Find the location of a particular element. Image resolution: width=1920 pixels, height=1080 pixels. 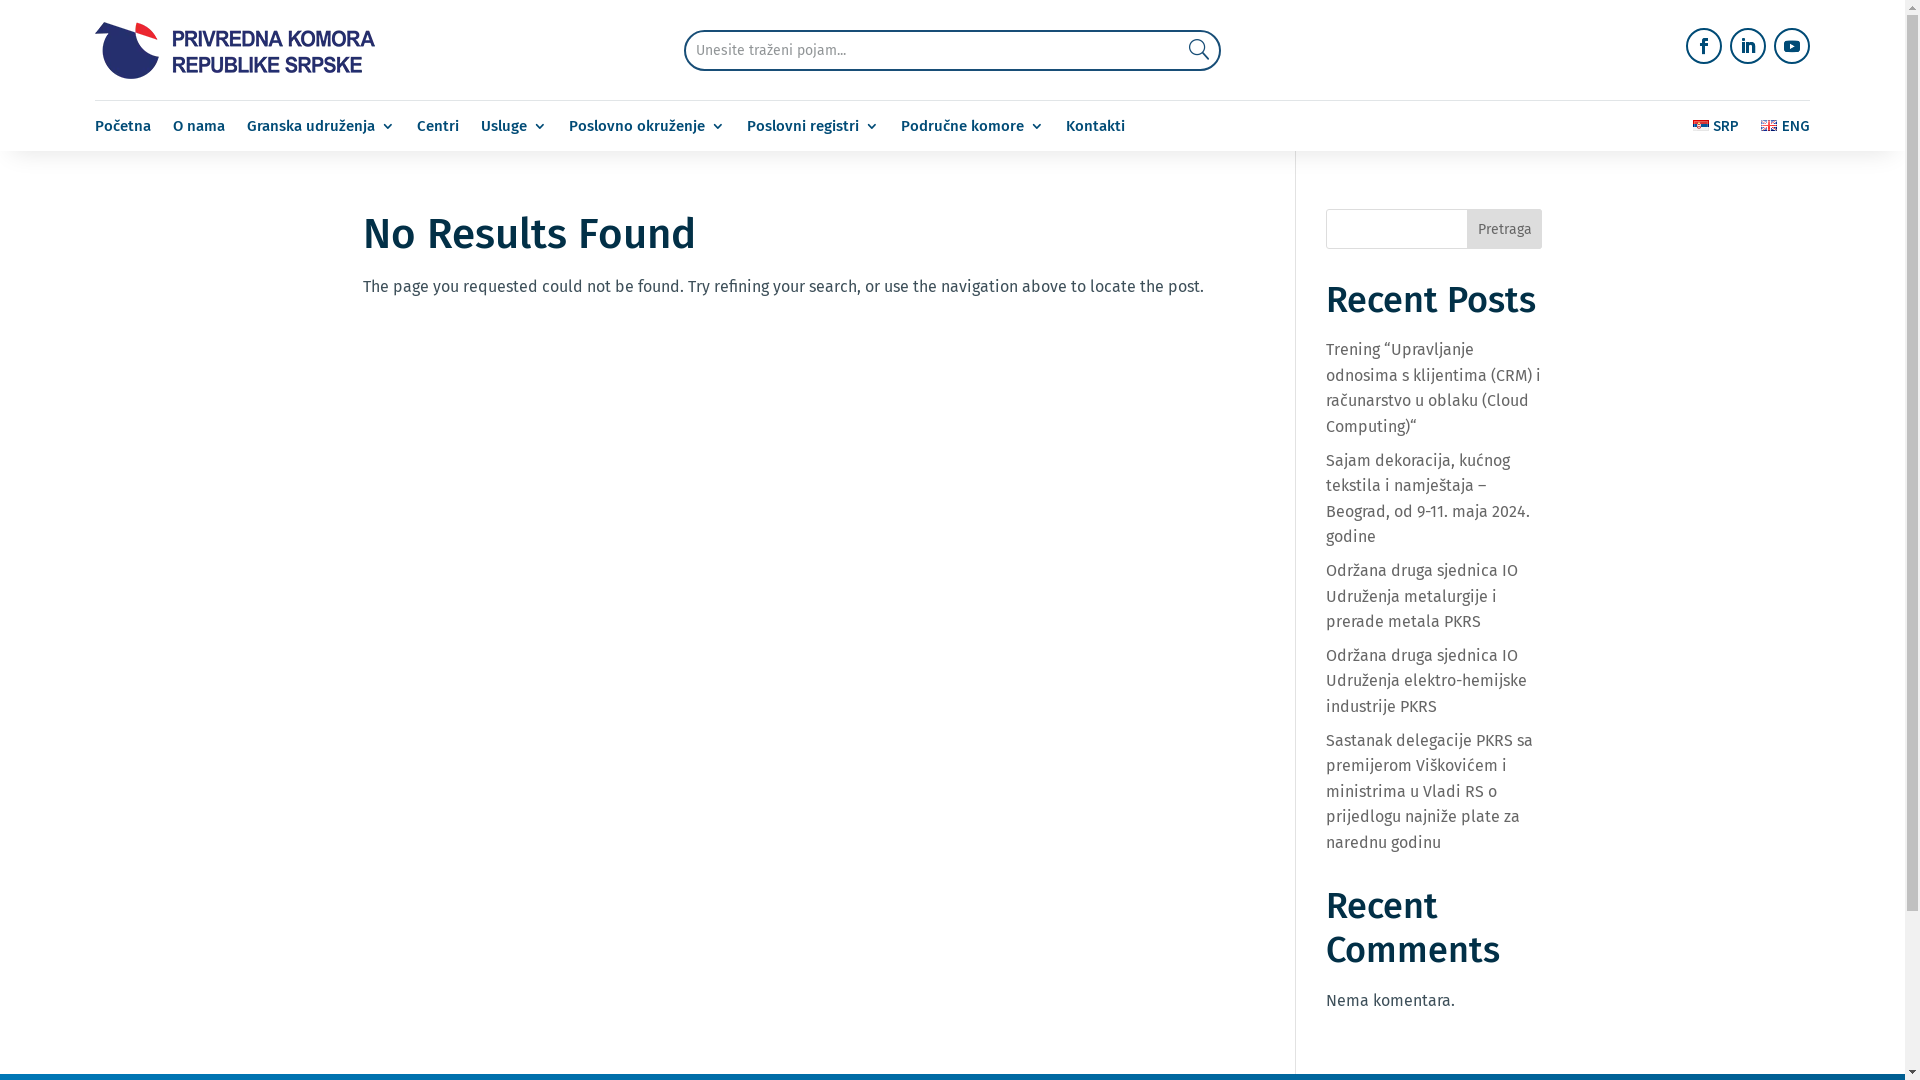

'Usluge' is located at coordinates (513, 130).